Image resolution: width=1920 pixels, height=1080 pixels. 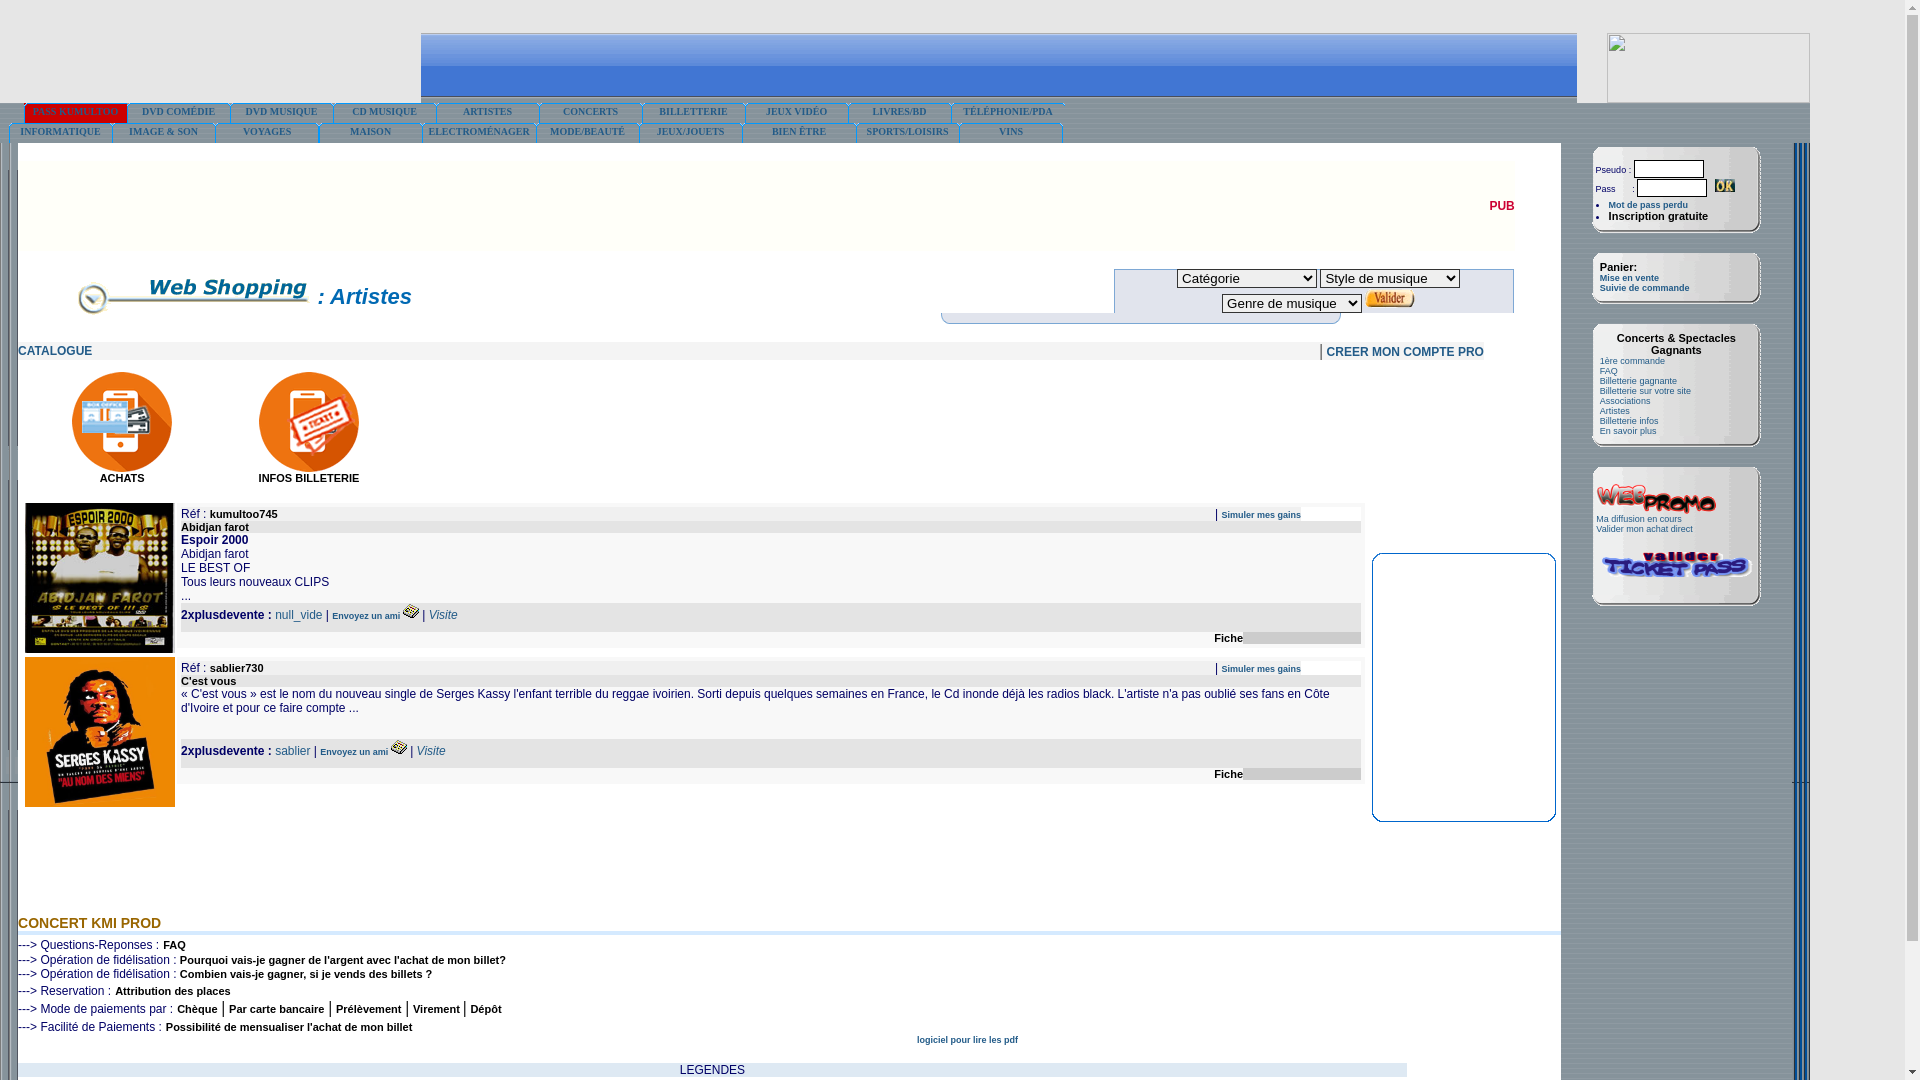 I want to click on 'VINS', so click(x=1011, y=132).